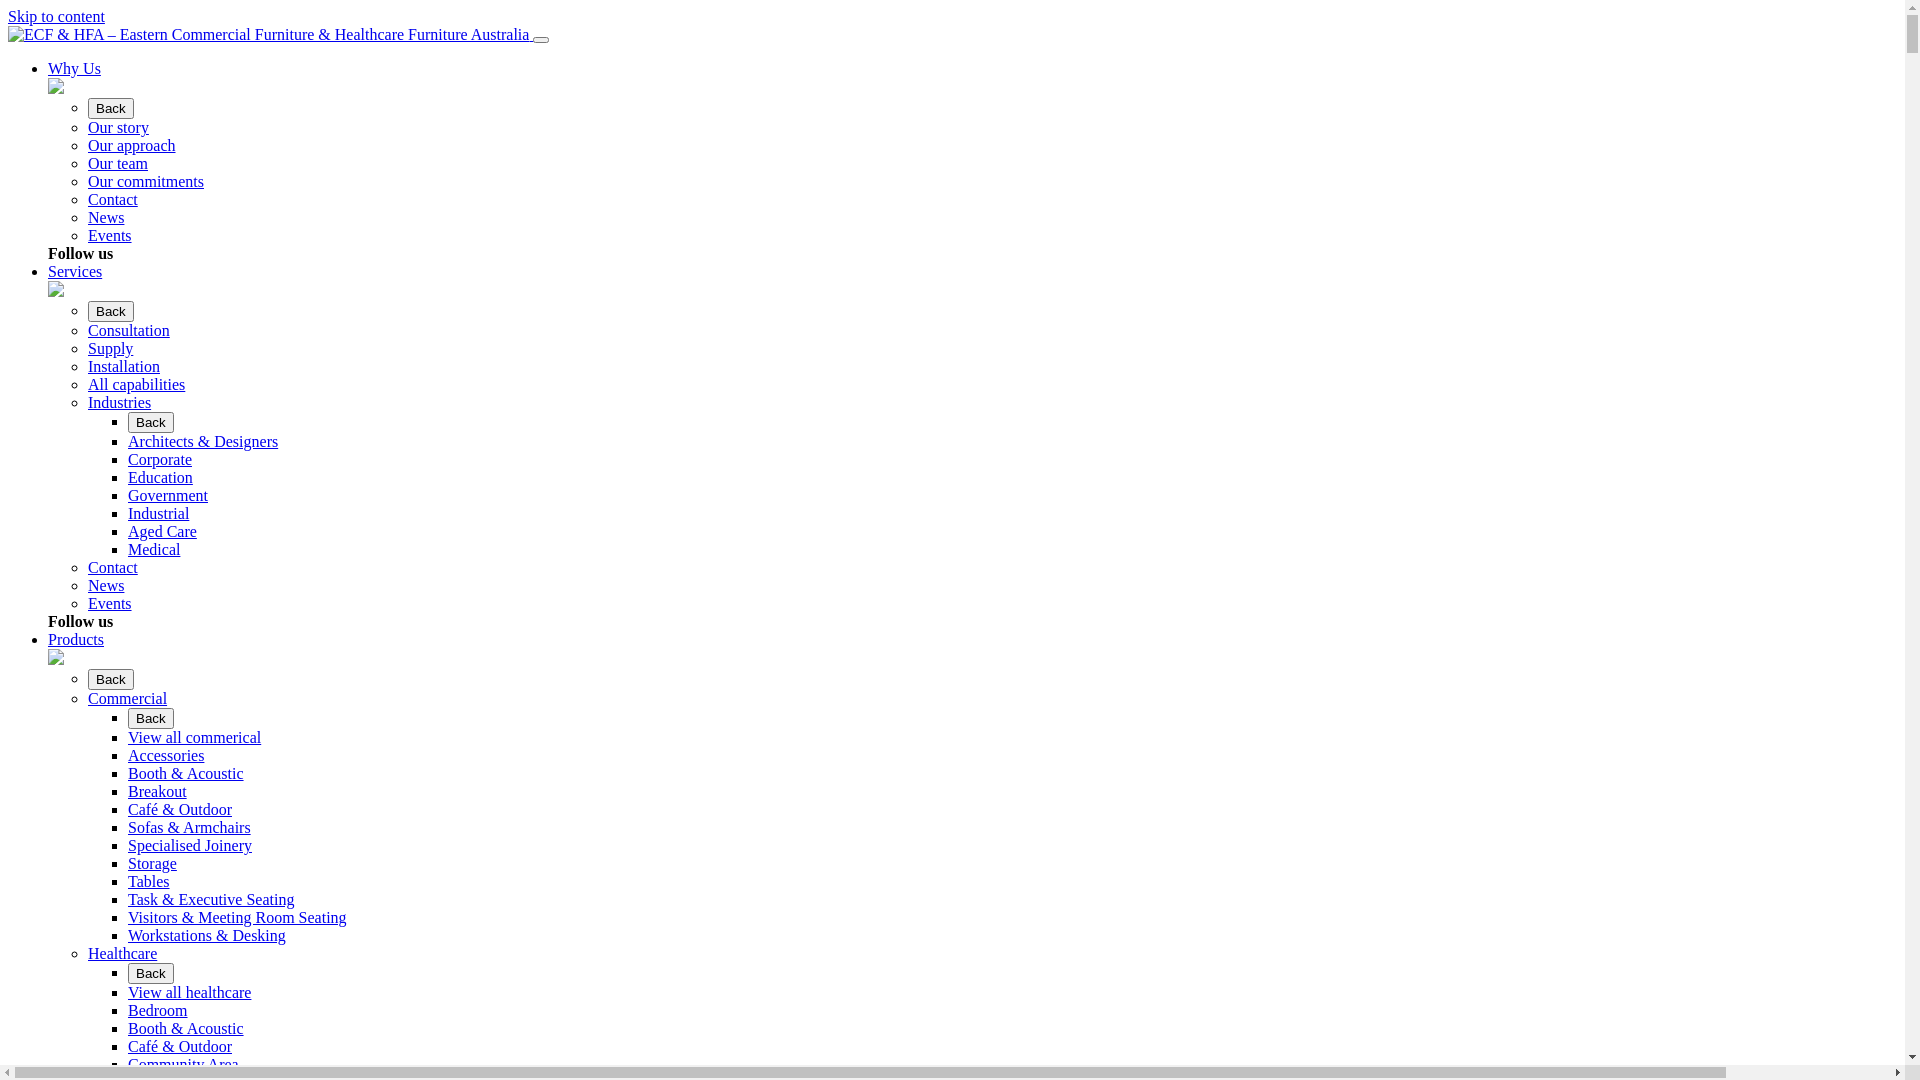  What do you see at coordinates (149, 972) in the screenshot?
I see `'Back'` at bounding box center [149, 972].